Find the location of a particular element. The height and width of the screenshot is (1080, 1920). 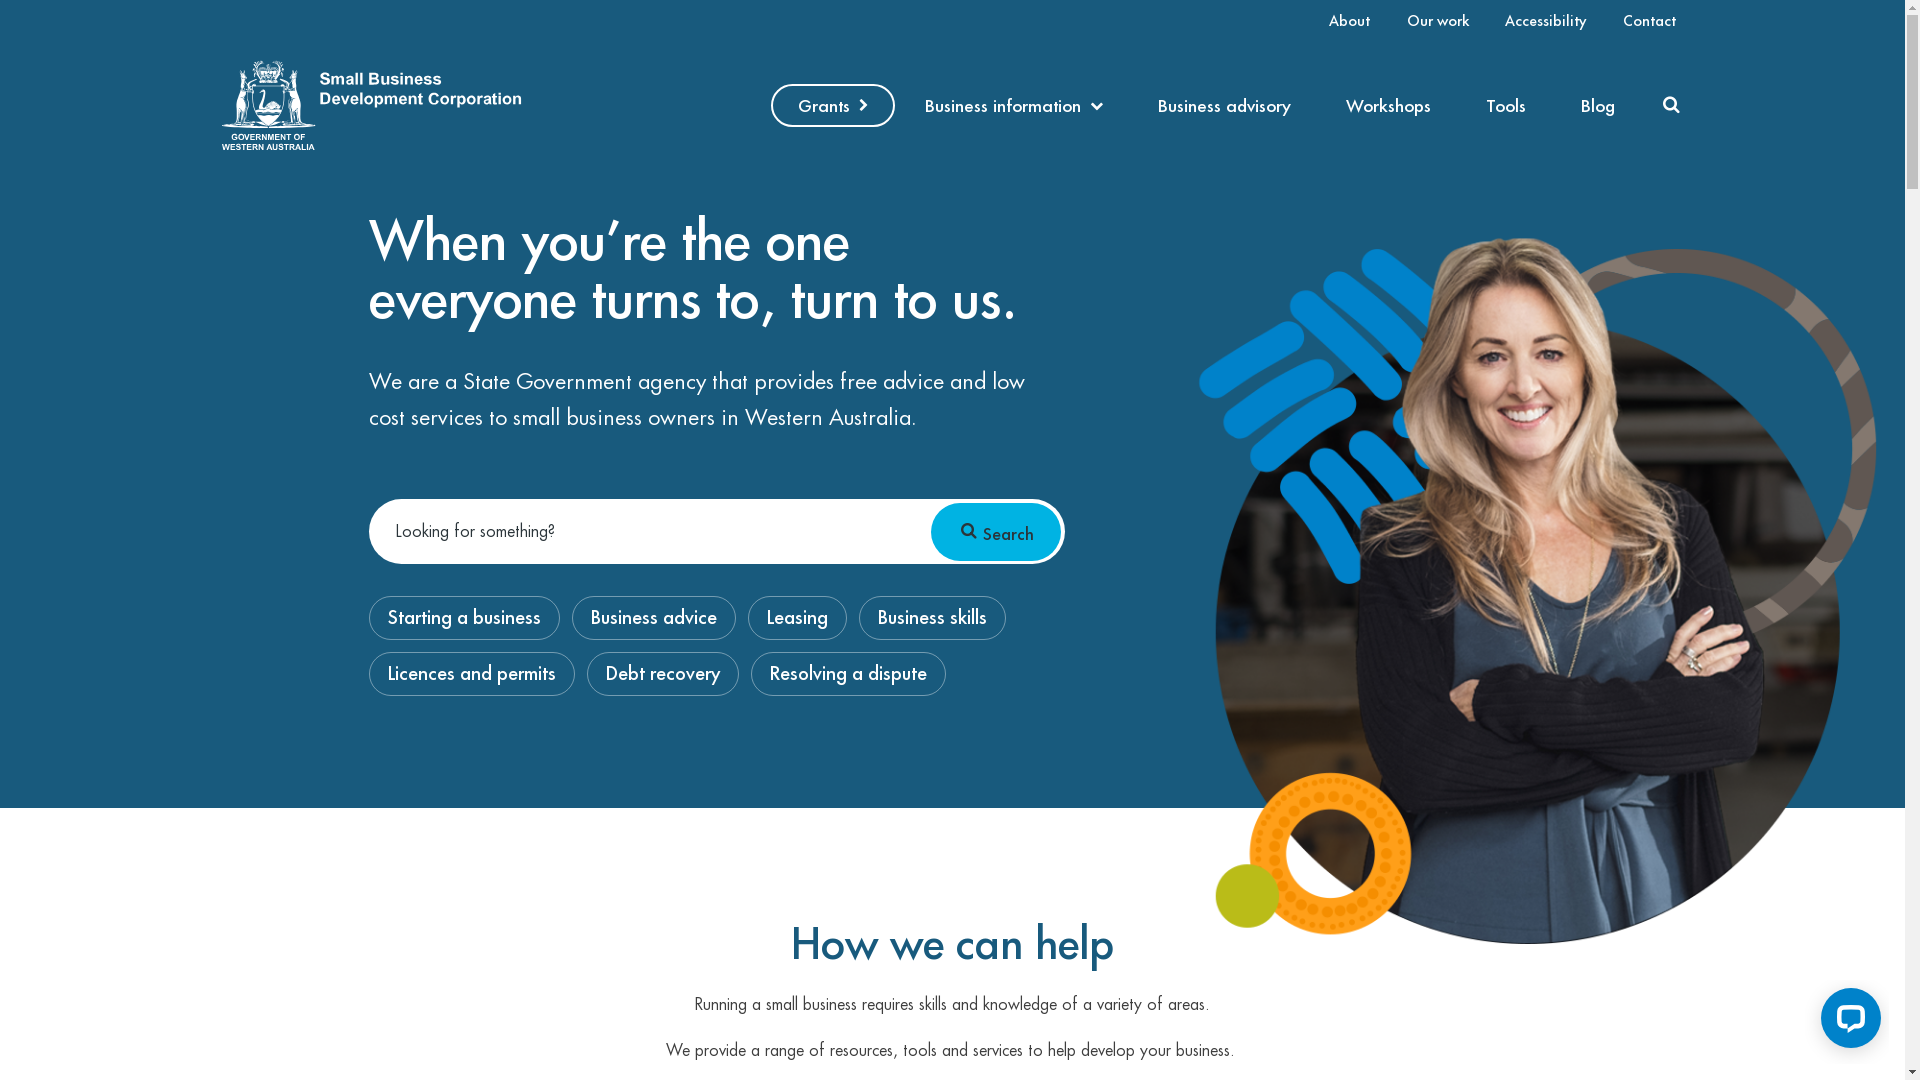

'LiveChat chat widget' is located at coordinates (1804, 1022).